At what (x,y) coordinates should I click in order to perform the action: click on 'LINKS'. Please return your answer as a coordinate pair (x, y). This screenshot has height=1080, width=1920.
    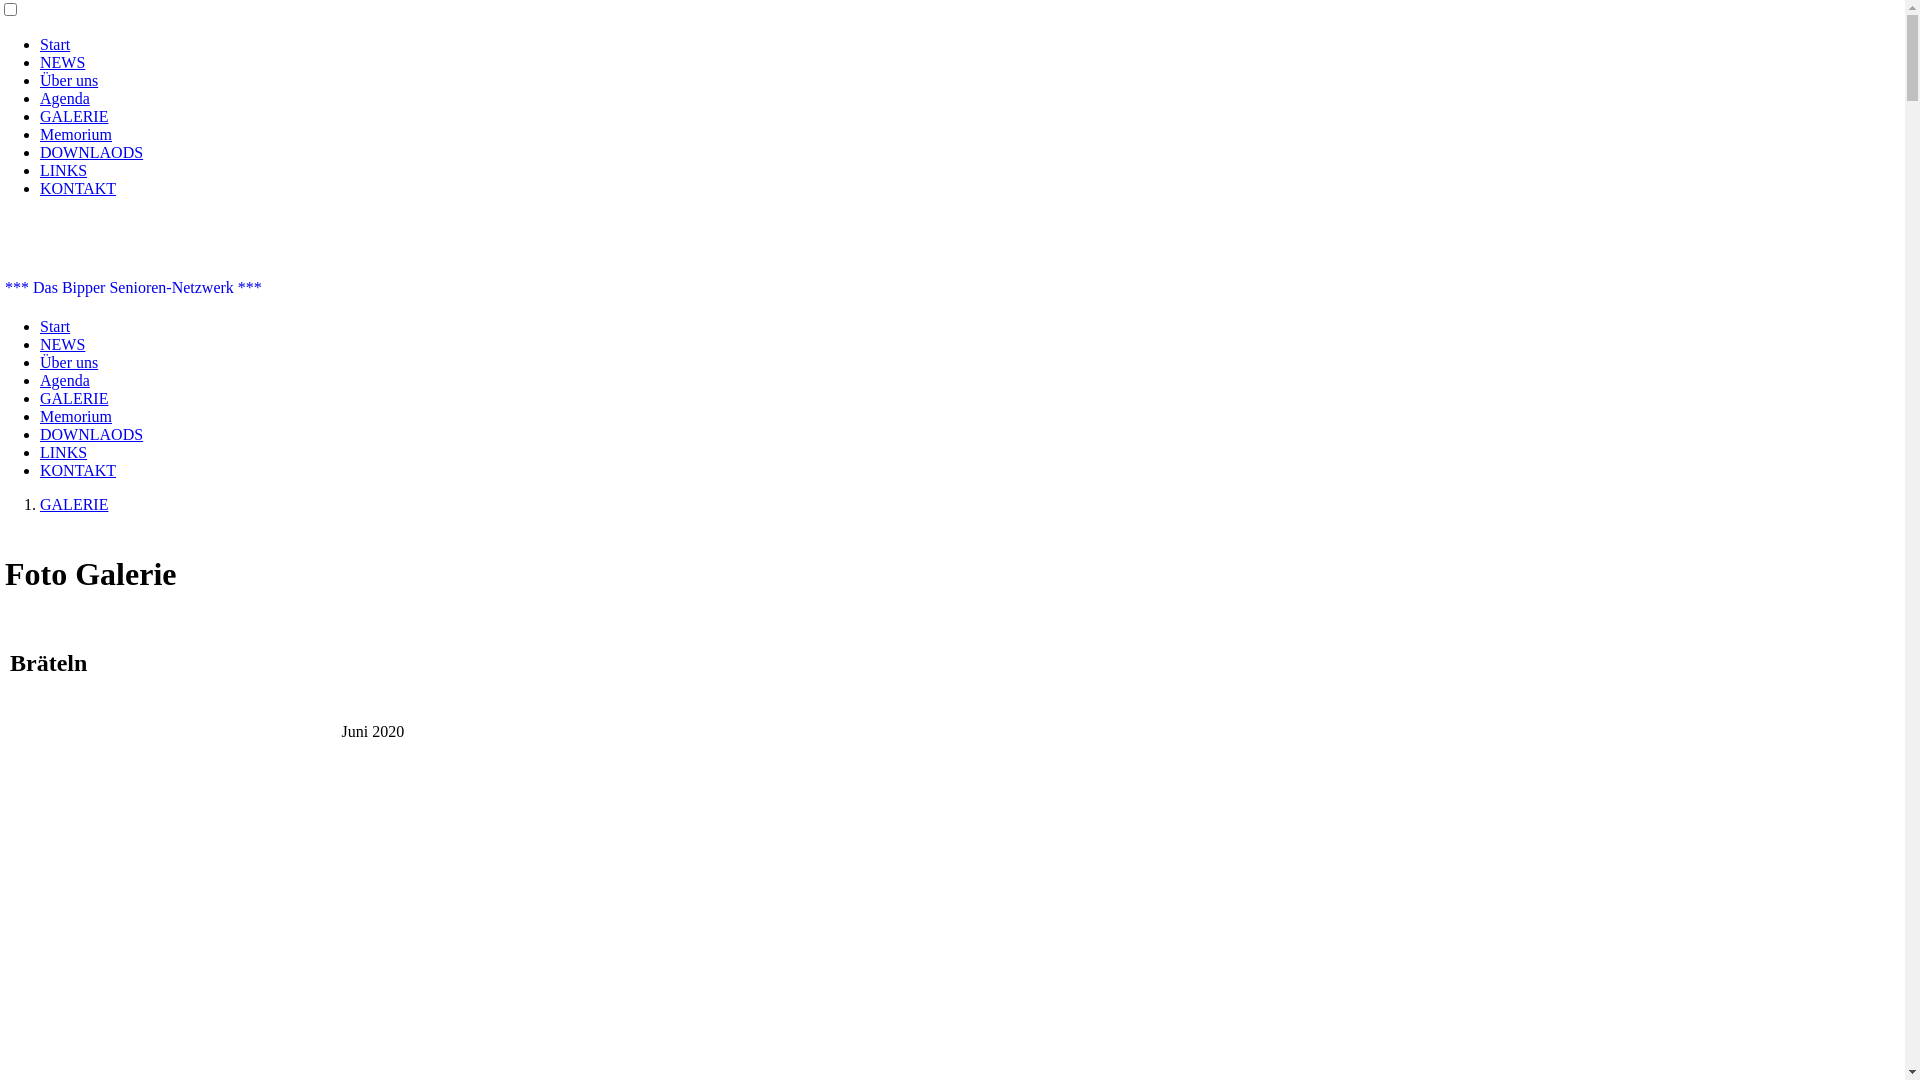
    Looking at the image, I should click on (63, 169).